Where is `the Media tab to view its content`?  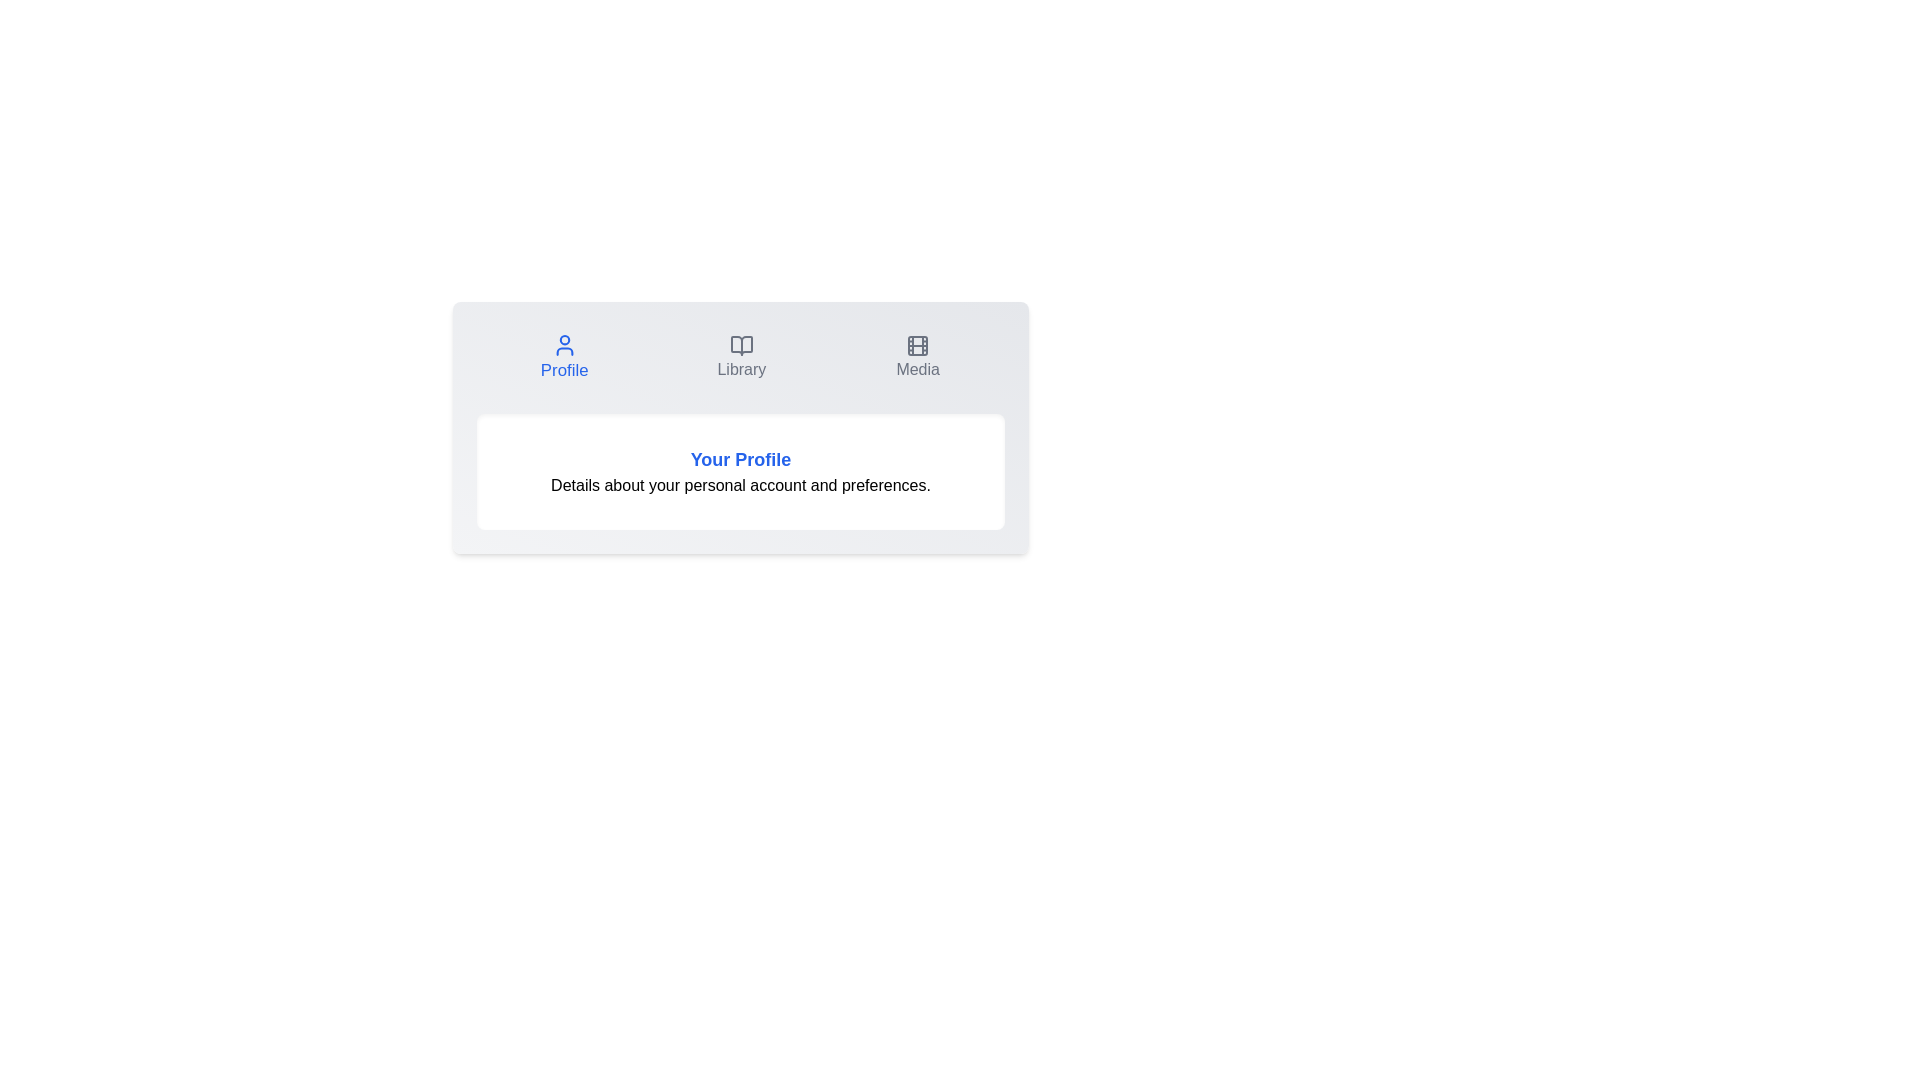 the Media tab to view its content is located at coordinates (917, 357).